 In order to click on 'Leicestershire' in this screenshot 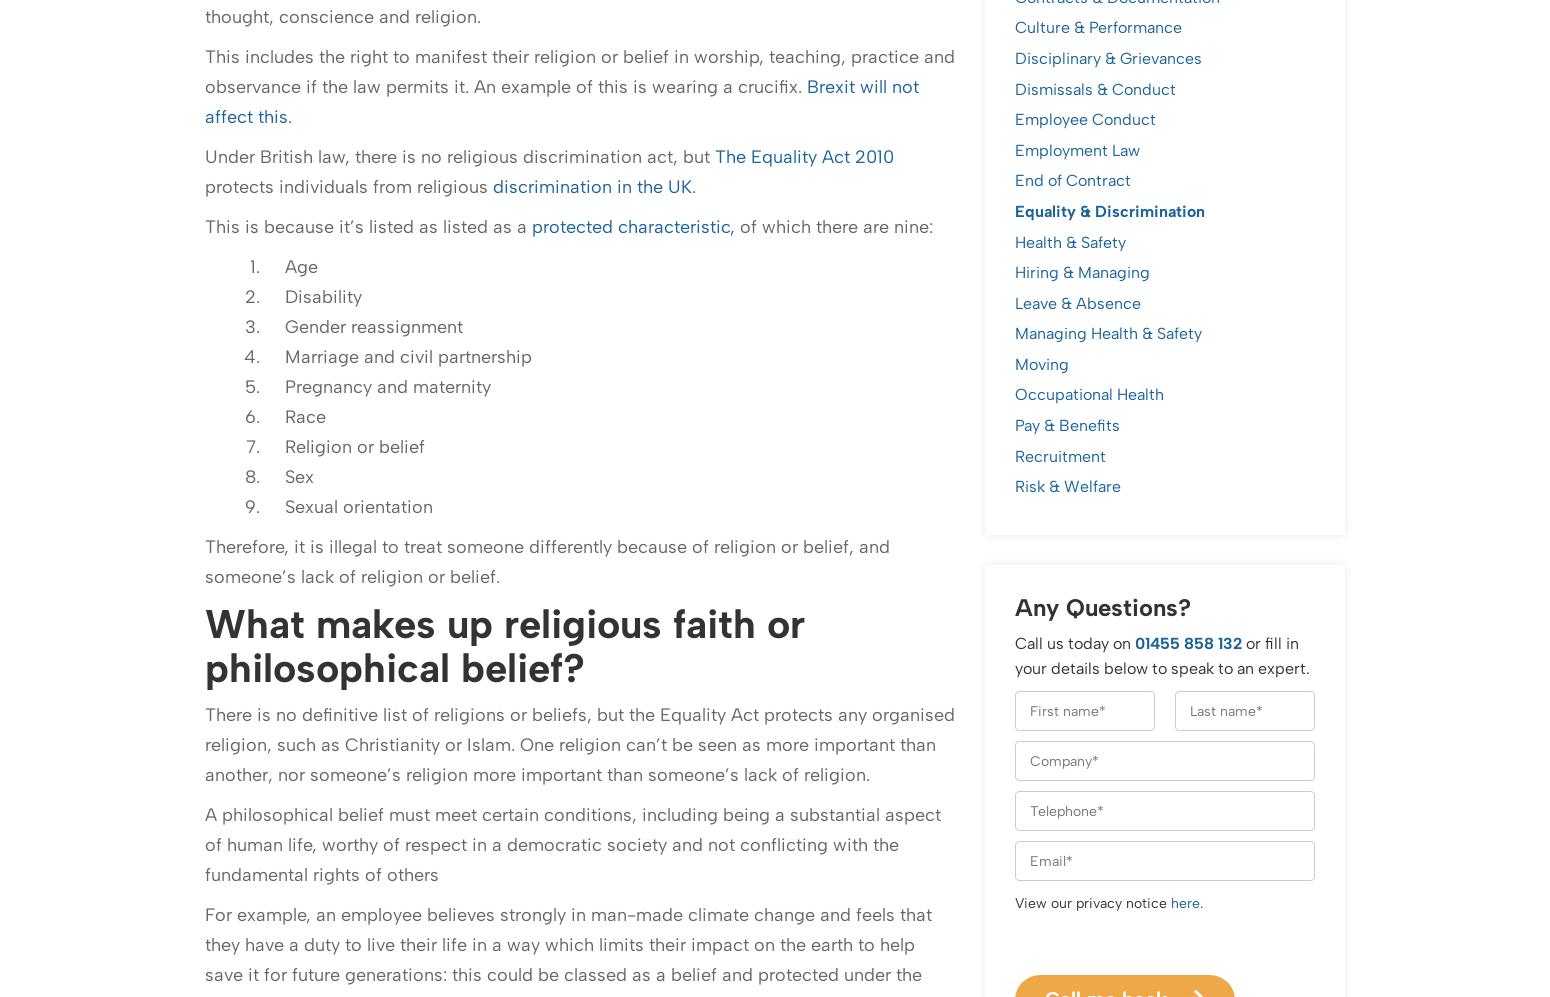, I will do `click(204, 912)`.